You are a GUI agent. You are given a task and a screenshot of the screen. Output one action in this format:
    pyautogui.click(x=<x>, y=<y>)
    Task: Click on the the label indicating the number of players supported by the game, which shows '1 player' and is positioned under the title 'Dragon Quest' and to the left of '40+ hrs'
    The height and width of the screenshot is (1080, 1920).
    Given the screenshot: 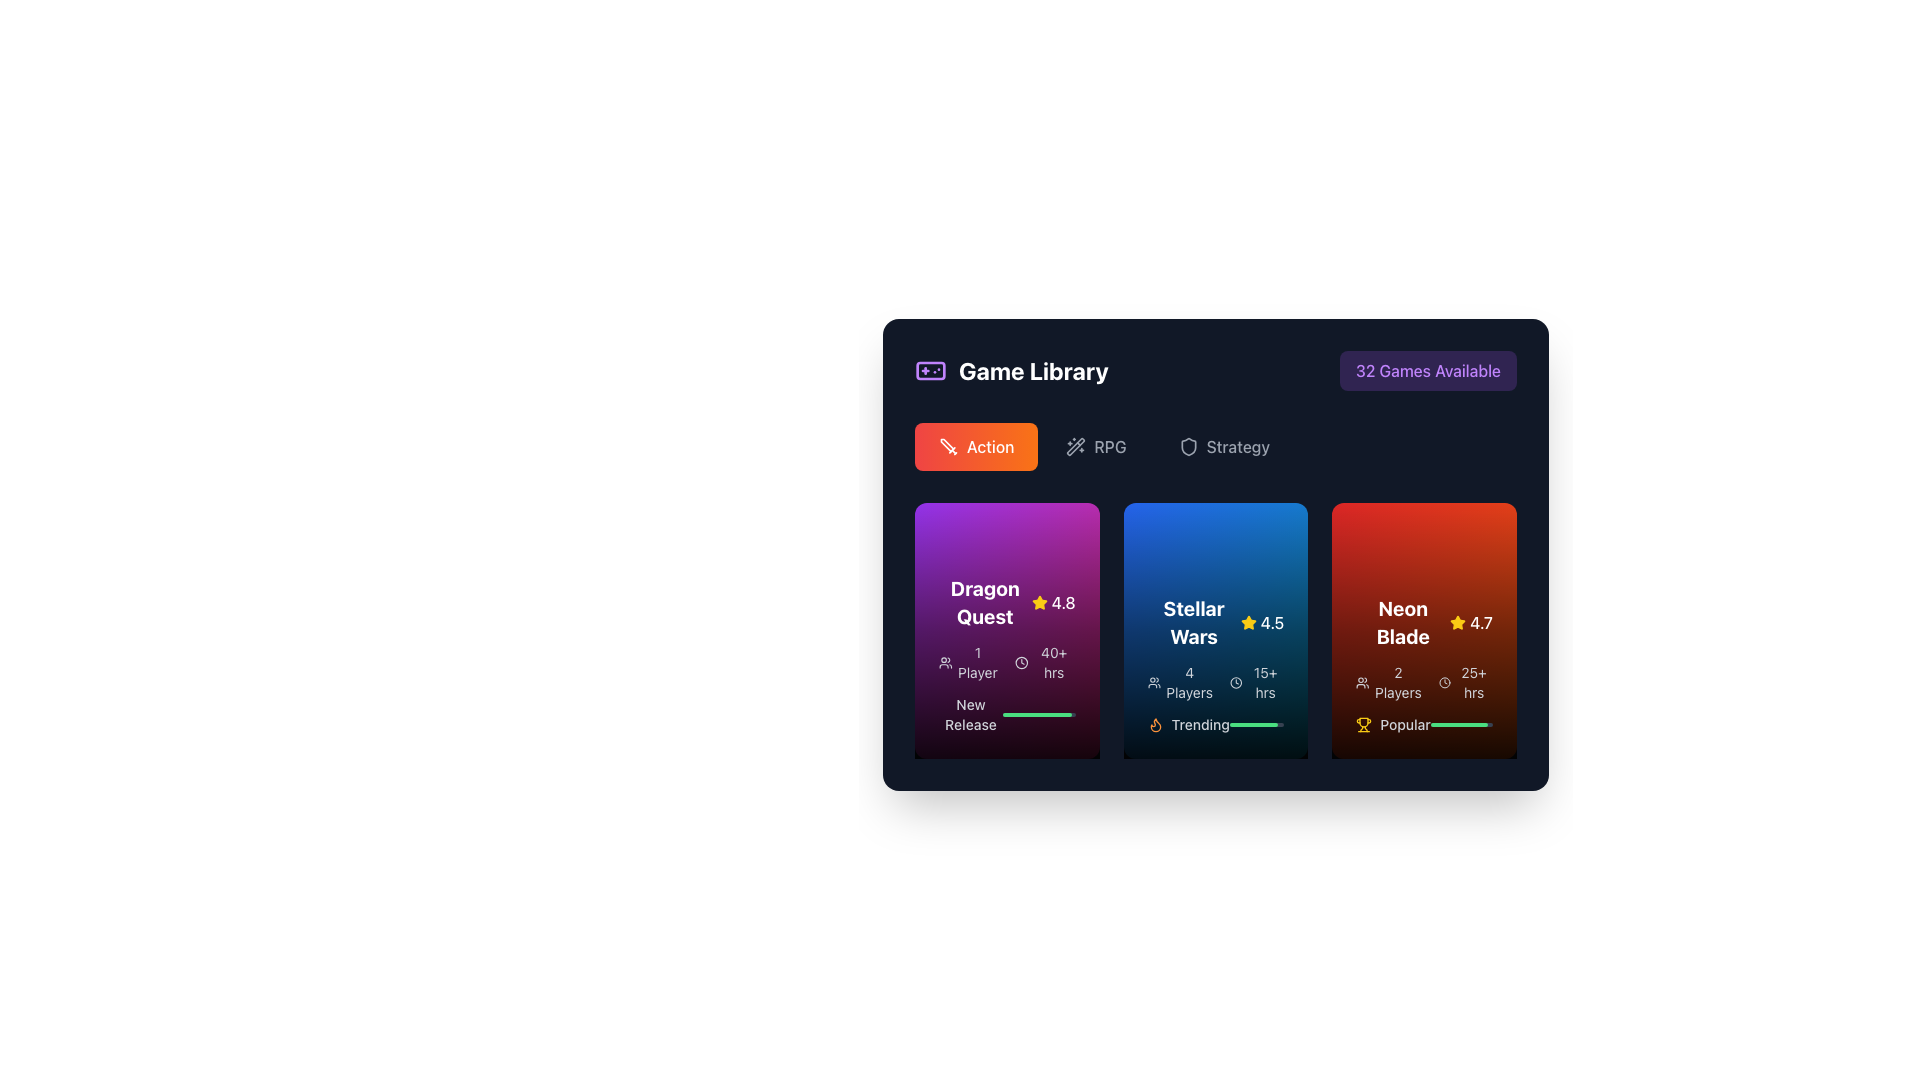 What is the action you would take?
    pyautogui.click(x=969, y=663)
    